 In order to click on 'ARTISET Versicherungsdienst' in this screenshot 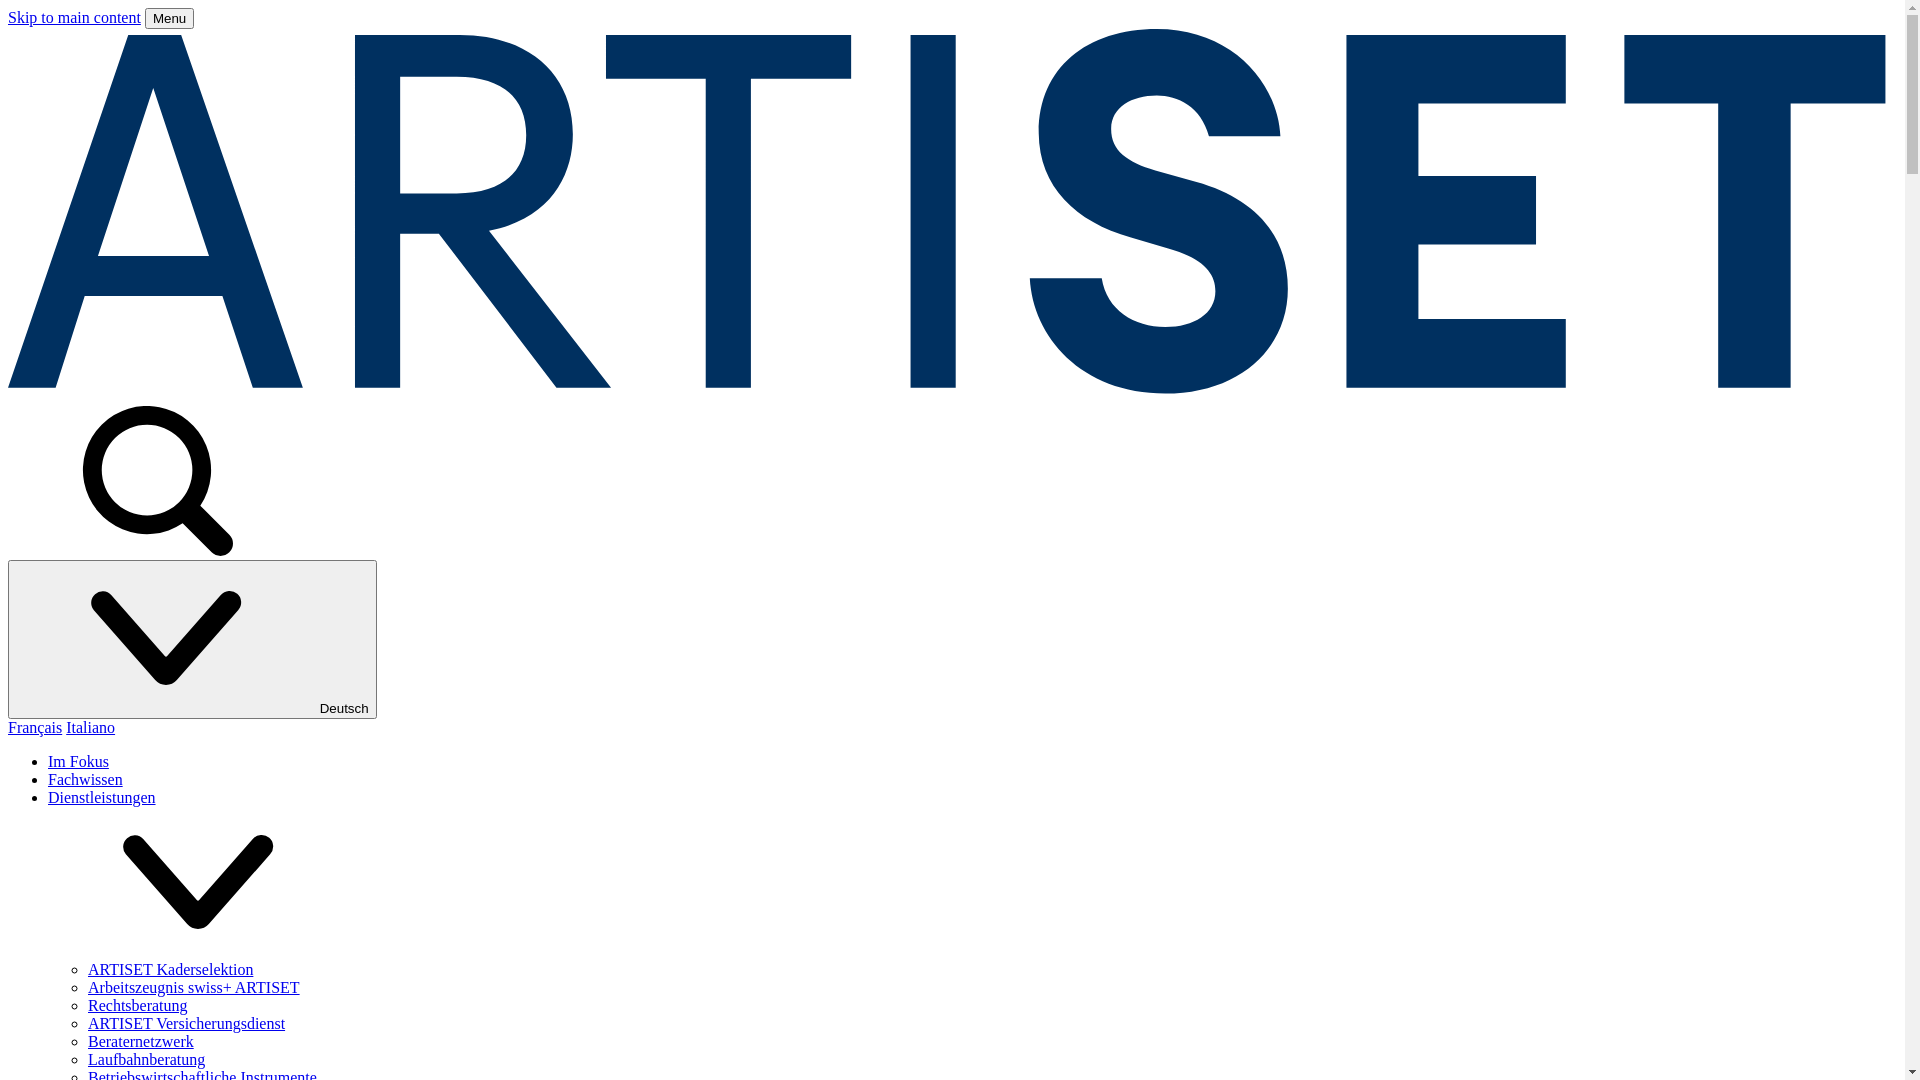, I will do `click(86, 1023)`.